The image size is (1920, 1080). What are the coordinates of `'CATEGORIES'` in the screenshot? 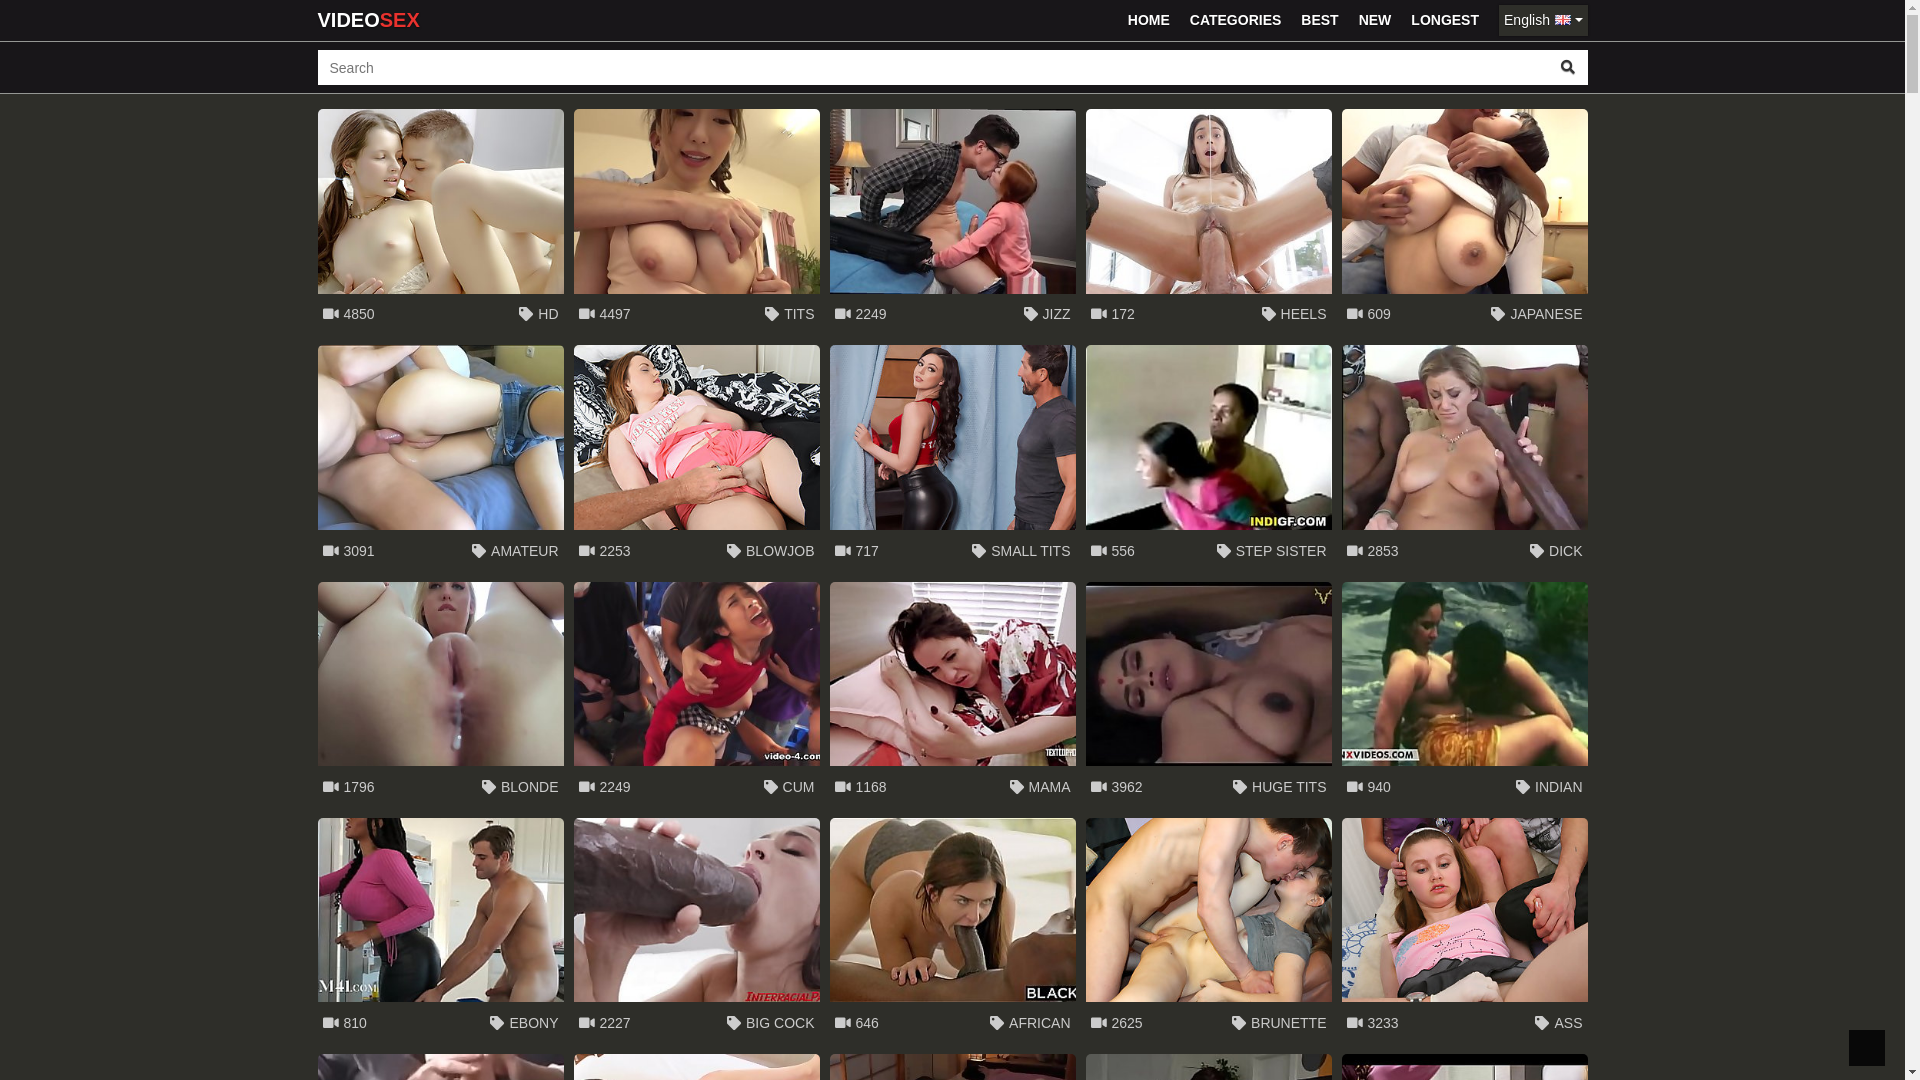 It's located at (1235, 20).